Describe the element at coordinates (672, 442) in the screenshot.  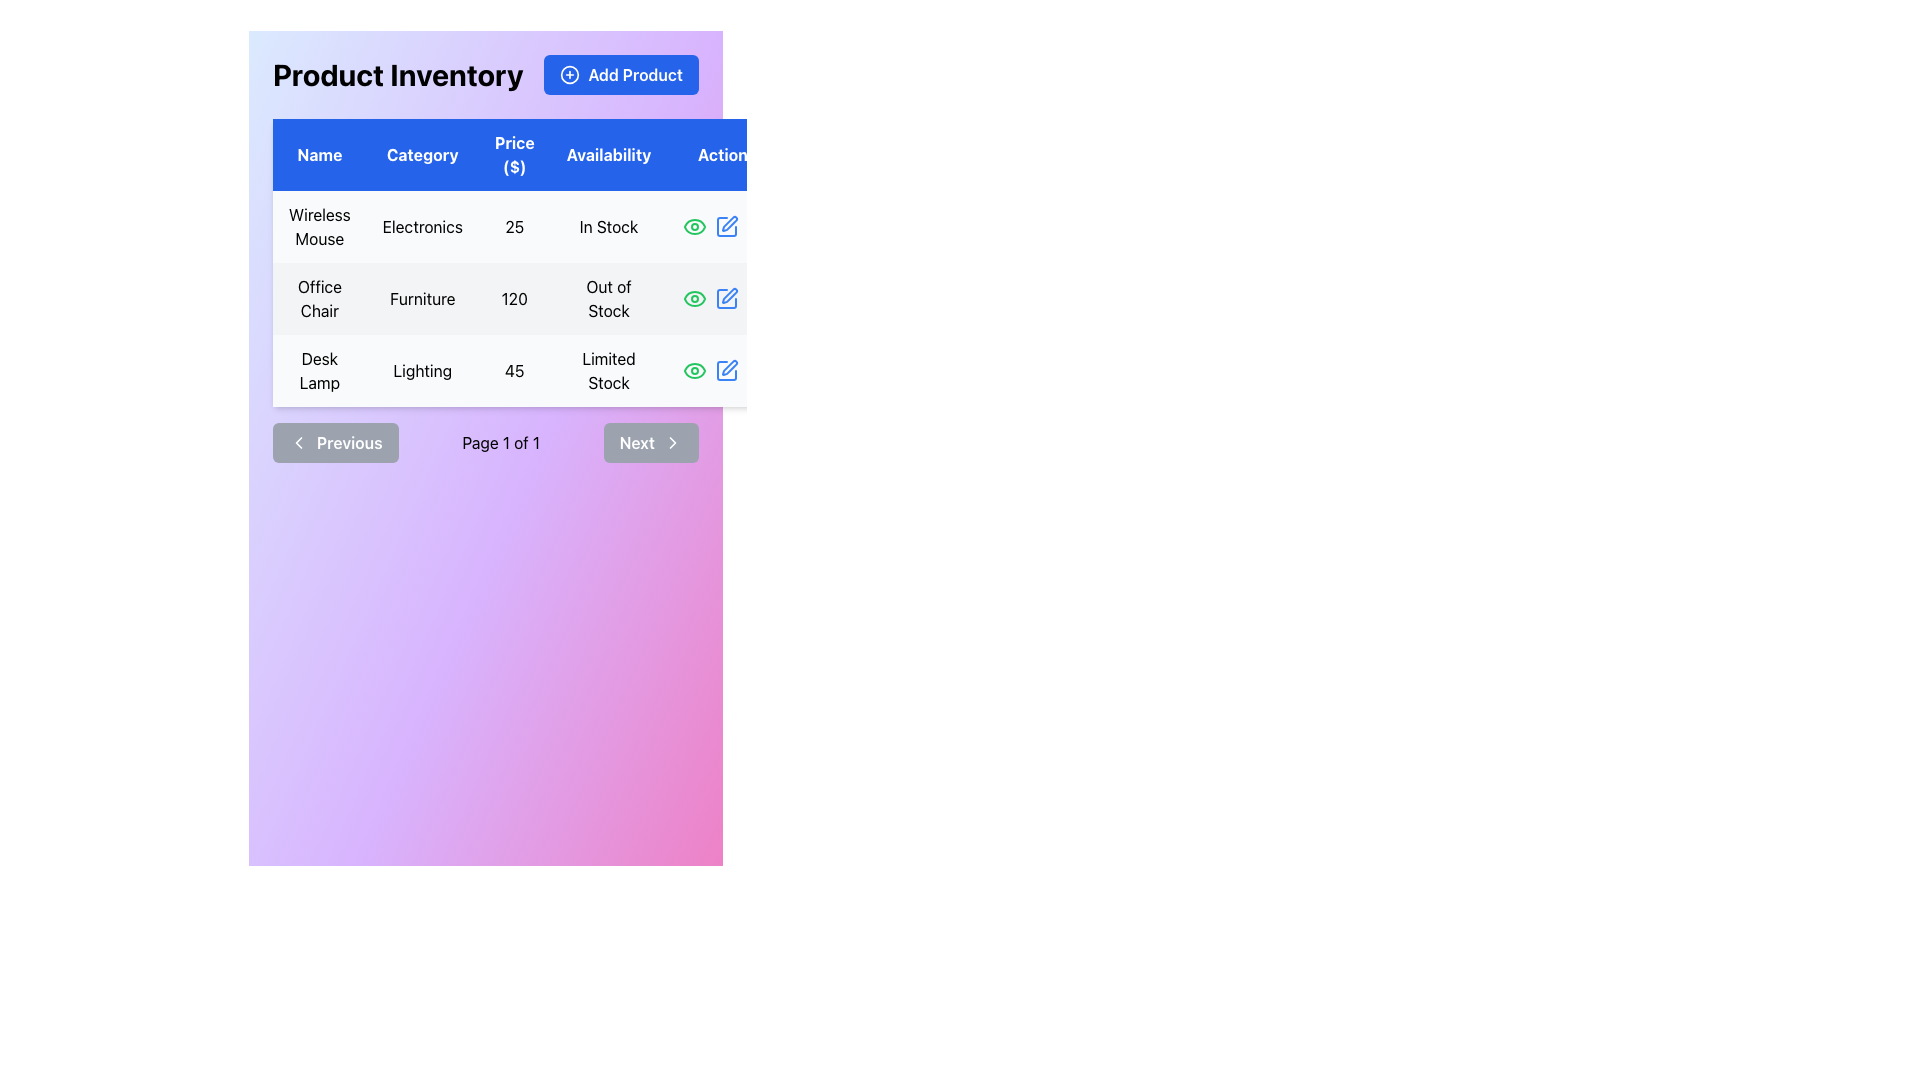
I see `the 'Next' button which contains the right-facing chevron icon` at that location.